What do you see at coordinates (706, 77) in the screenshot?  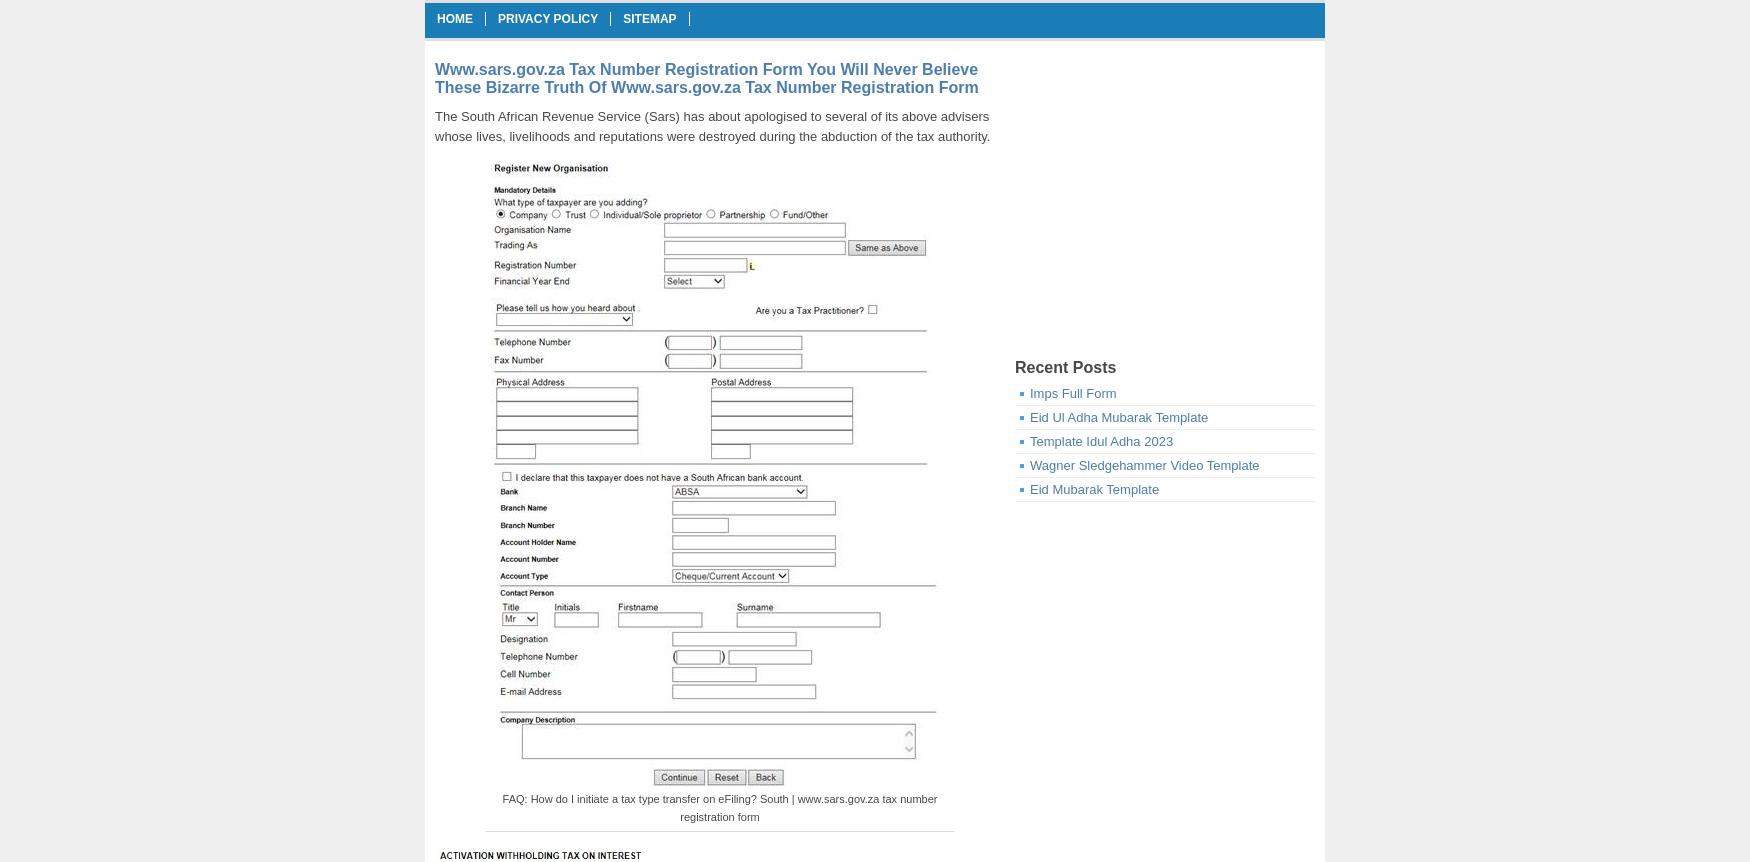 I see `'Www.sars.gov.za Tax Number Registration Form
 You Will Never Believe These Bizarre Truth Of Www.sars.gov.za Tax Number Registration Form'` at bounding box center [706, 77].